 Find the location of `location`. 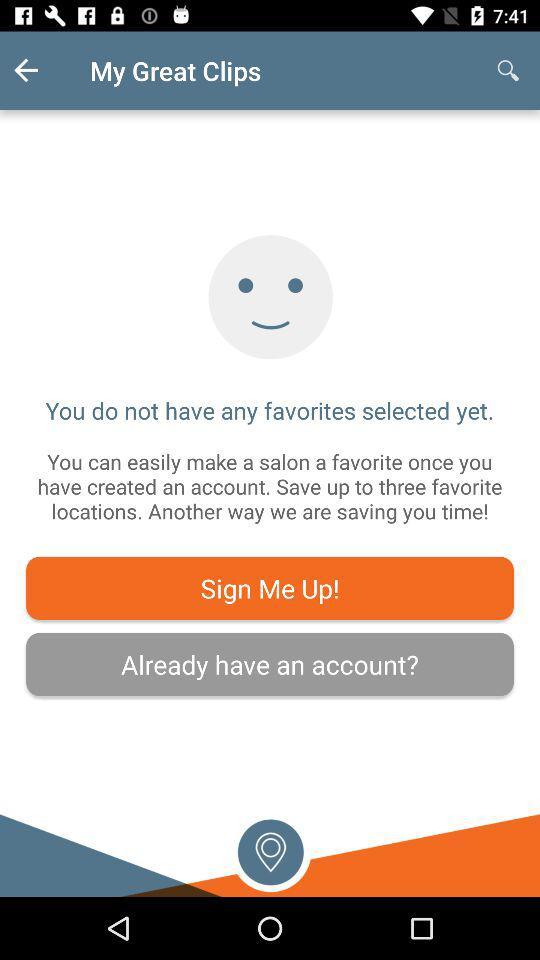

location is located at coordinates (270, 849).